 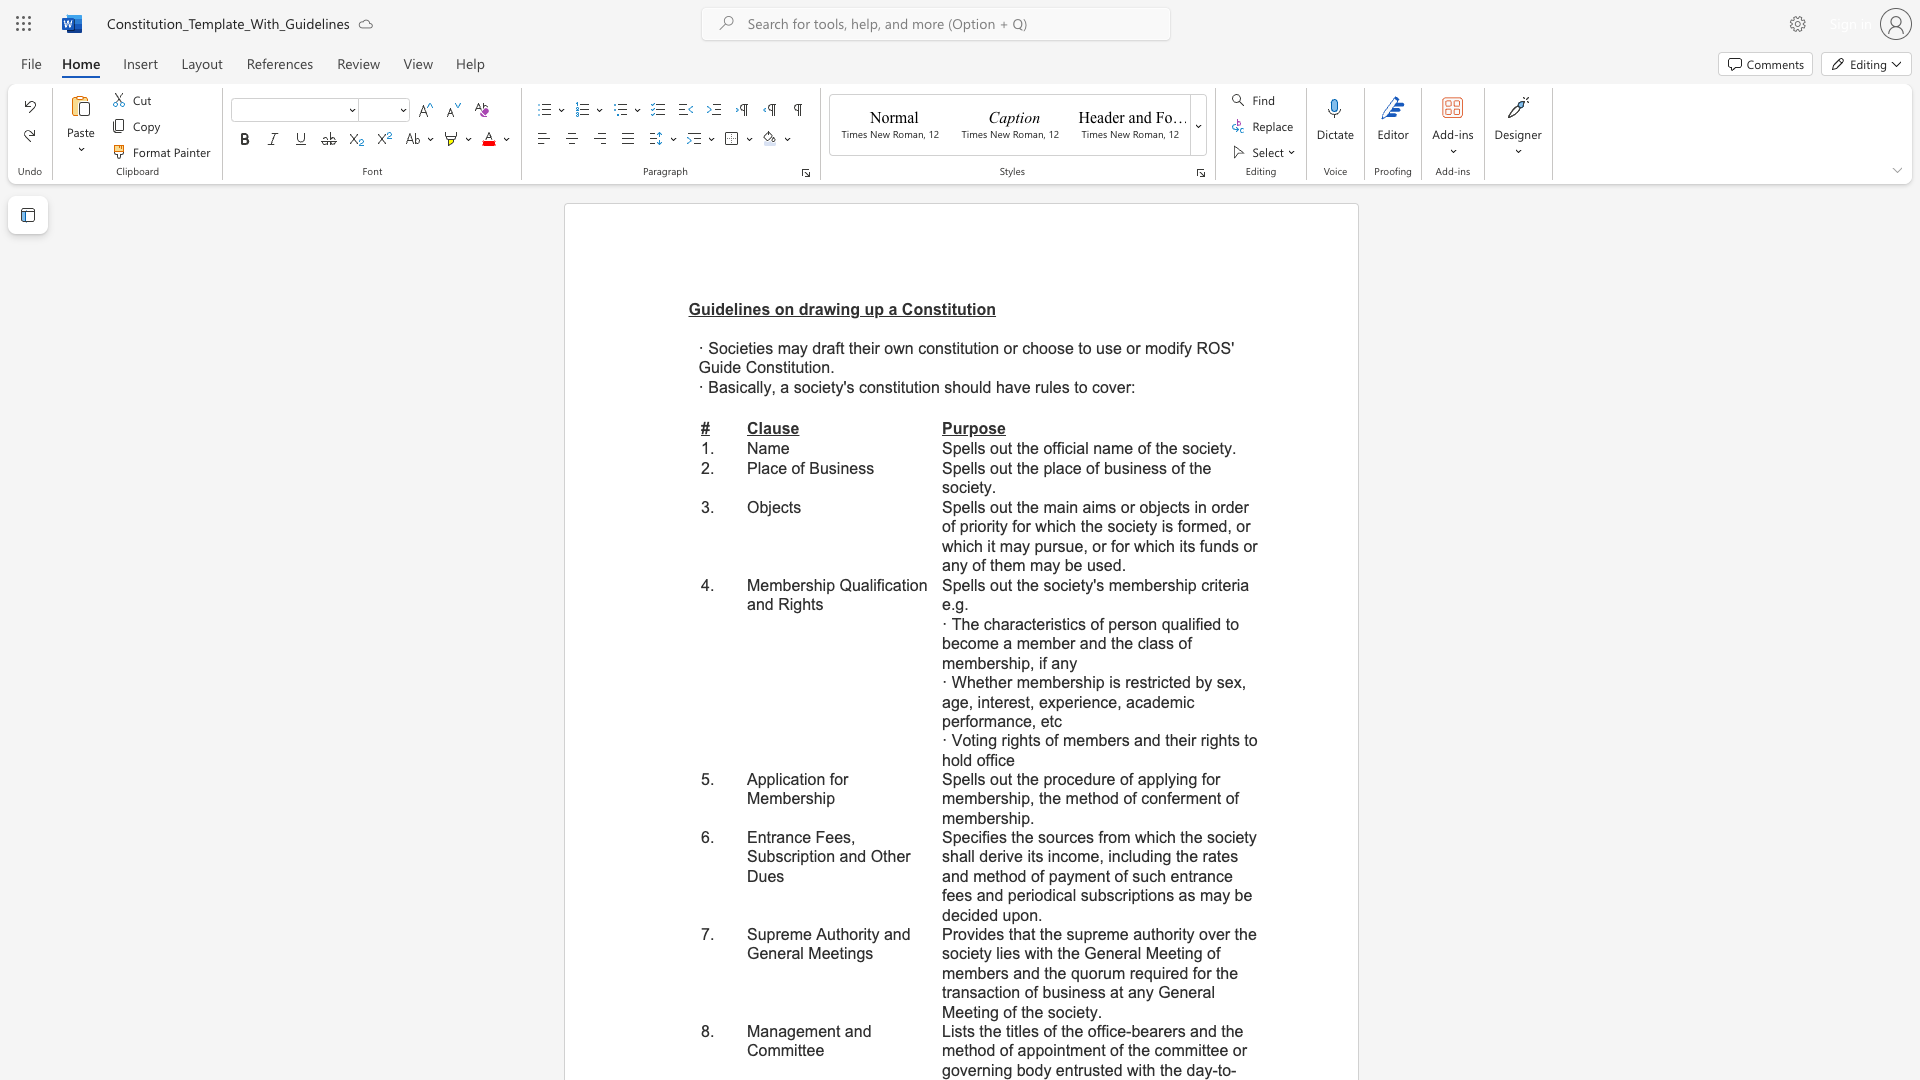 I want to click on the 1th character "f" in the text, so click(x=1096, y=468).